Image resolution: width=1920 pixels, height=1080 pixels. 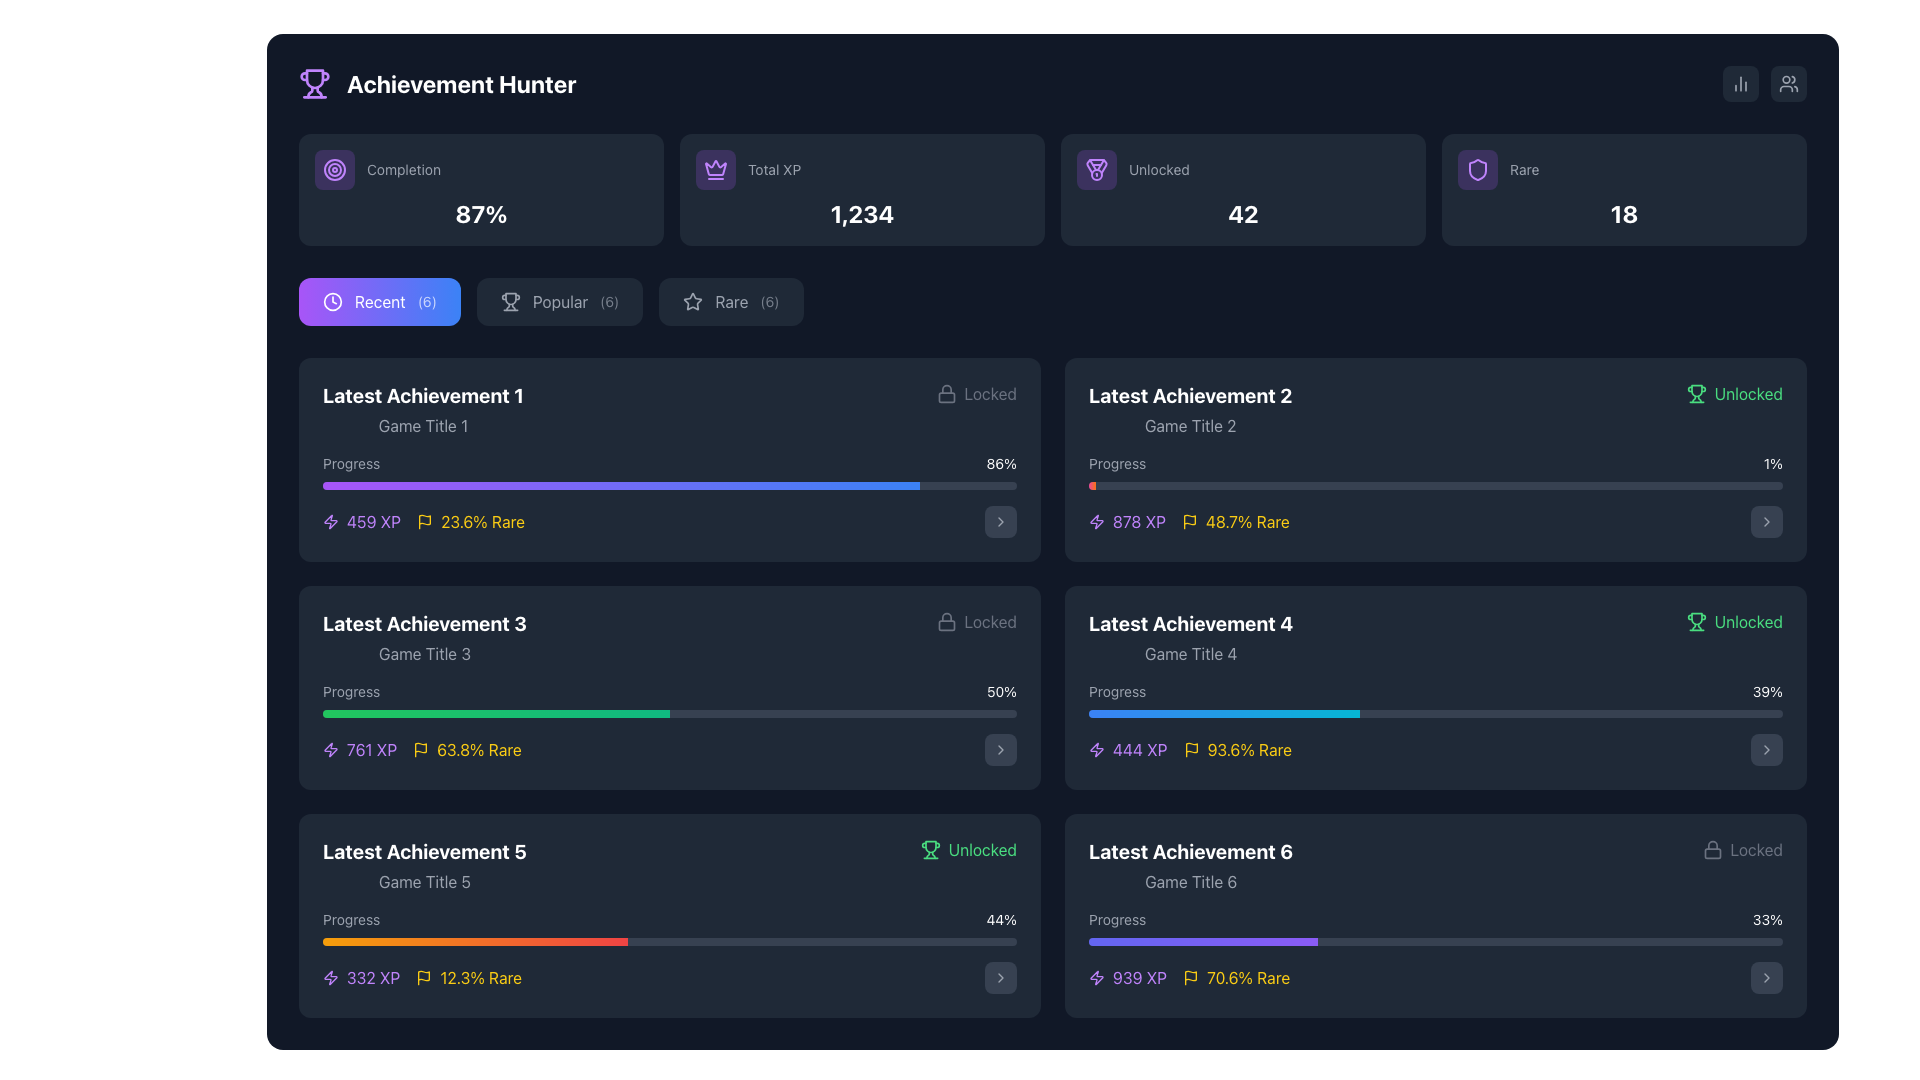 What do you see at coordinates (1766, 749) in the screenshot?
I see `the right-facing chevron icon, which is a minimalist dark gray triangular arrow located at the bottom right of the 'Latest Achievement 4' section, to receive additional feedback from the interface` at bounding box center [1766, 749].